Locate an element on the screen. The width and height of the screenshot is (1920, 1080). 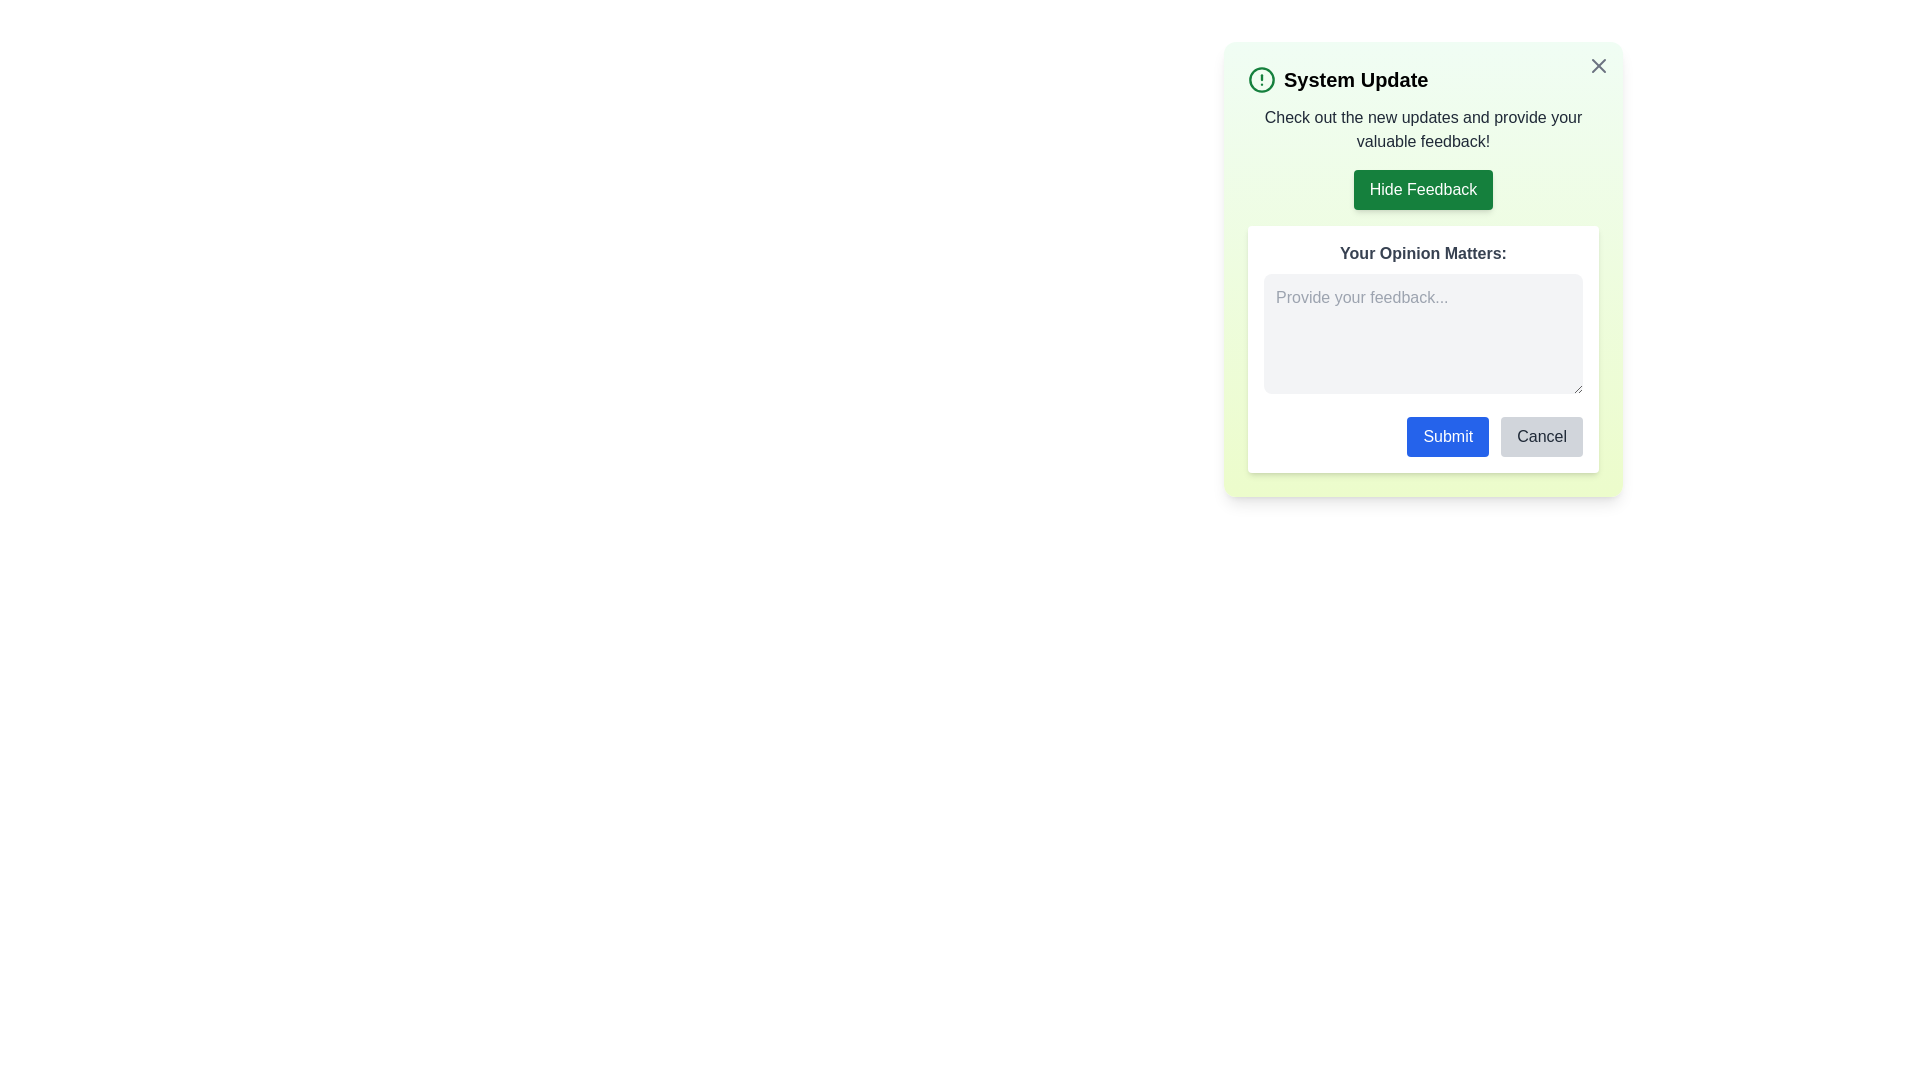
the 'Hide Feedback' button to toggle the visibility of the feedback section is located at coordinates (1422, 189).